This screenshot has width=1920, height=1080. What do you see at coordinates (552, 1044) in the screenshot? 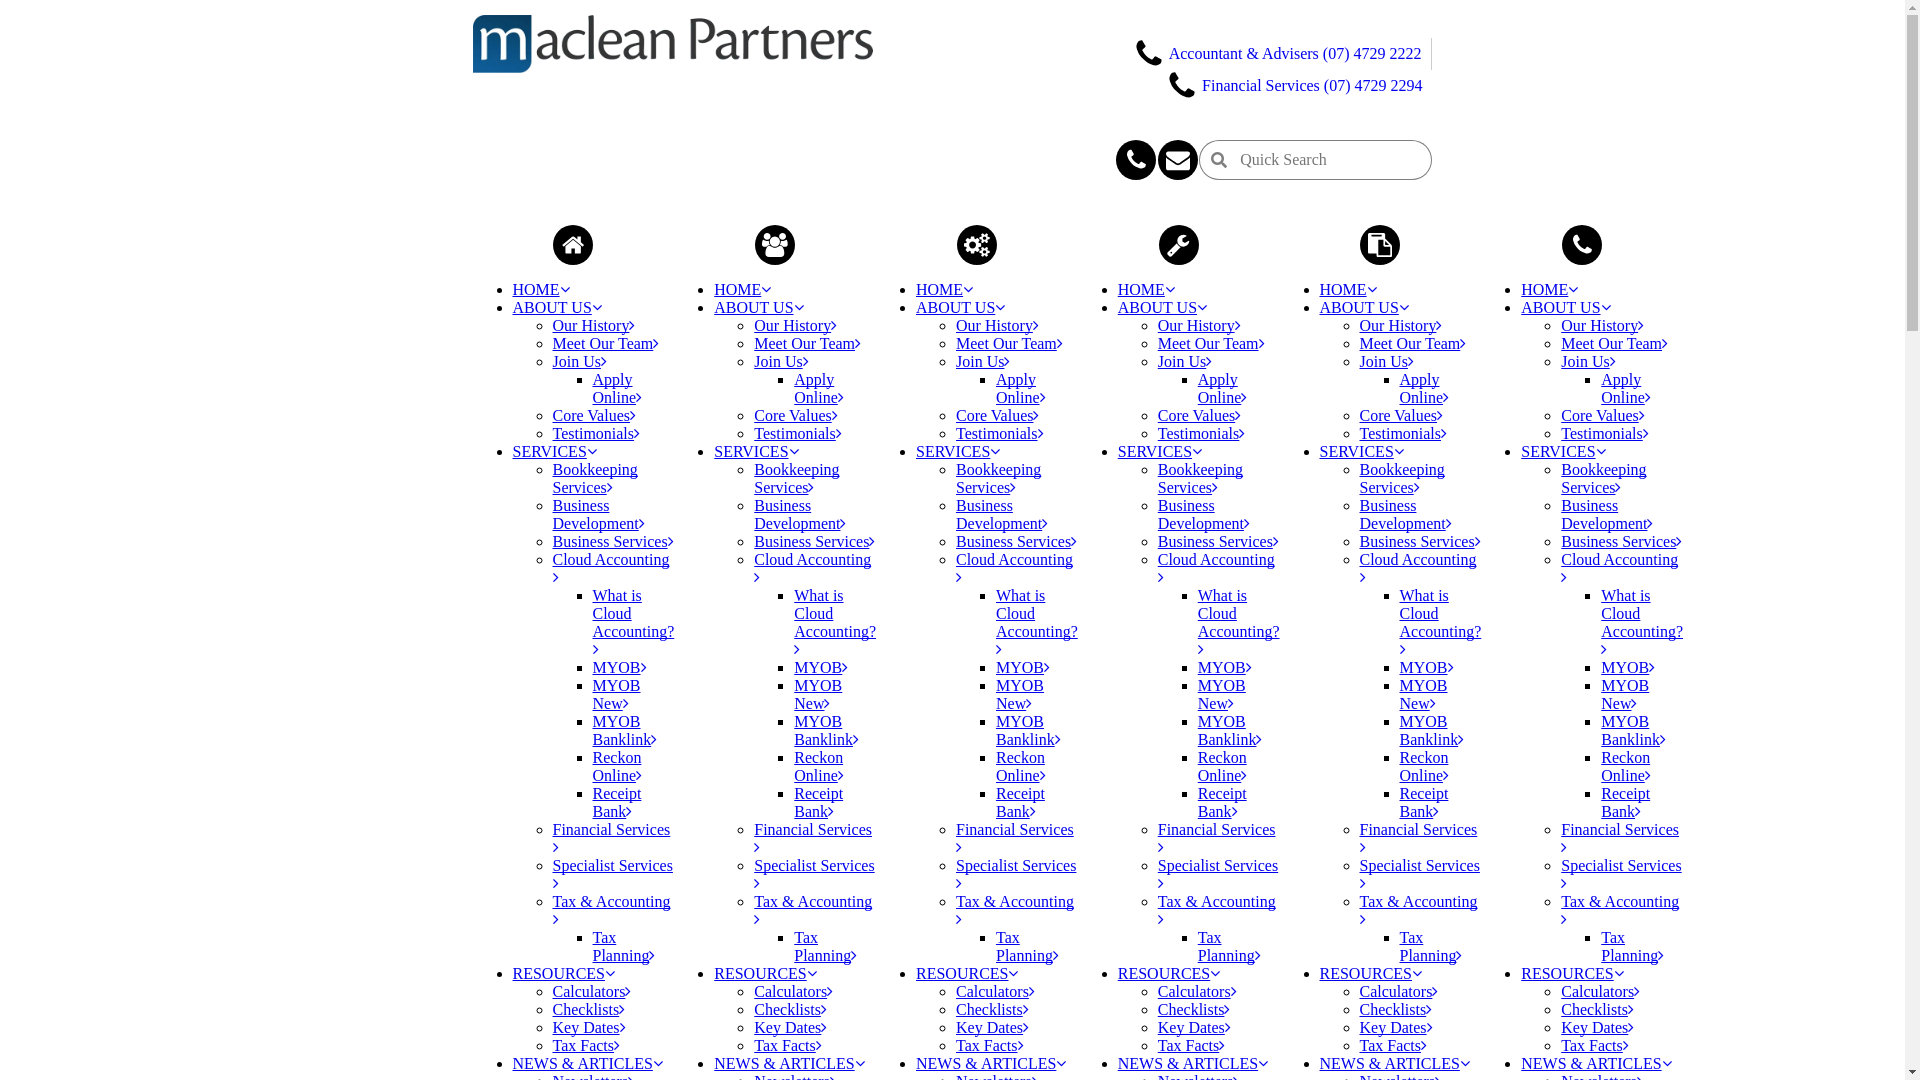
I see `'Tax Facts'` at bounding box center [552, 1044].